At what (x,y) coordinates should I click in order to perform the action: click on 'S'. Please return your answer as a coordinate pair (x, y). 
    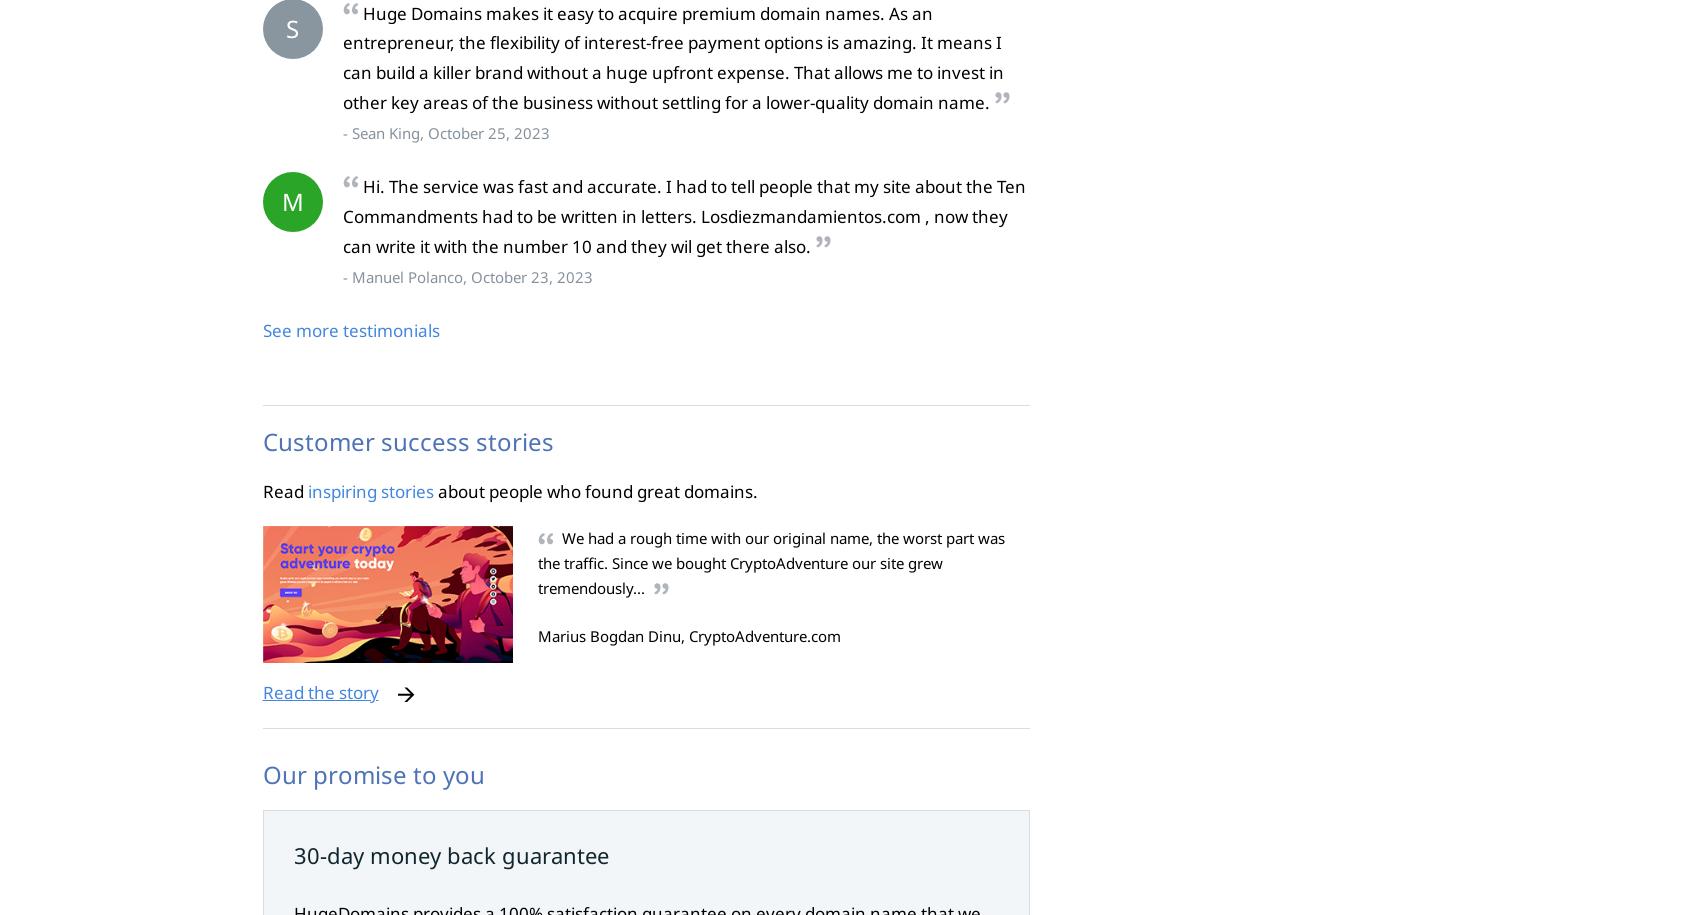
    Looking at the image, I should click on (285, 27).